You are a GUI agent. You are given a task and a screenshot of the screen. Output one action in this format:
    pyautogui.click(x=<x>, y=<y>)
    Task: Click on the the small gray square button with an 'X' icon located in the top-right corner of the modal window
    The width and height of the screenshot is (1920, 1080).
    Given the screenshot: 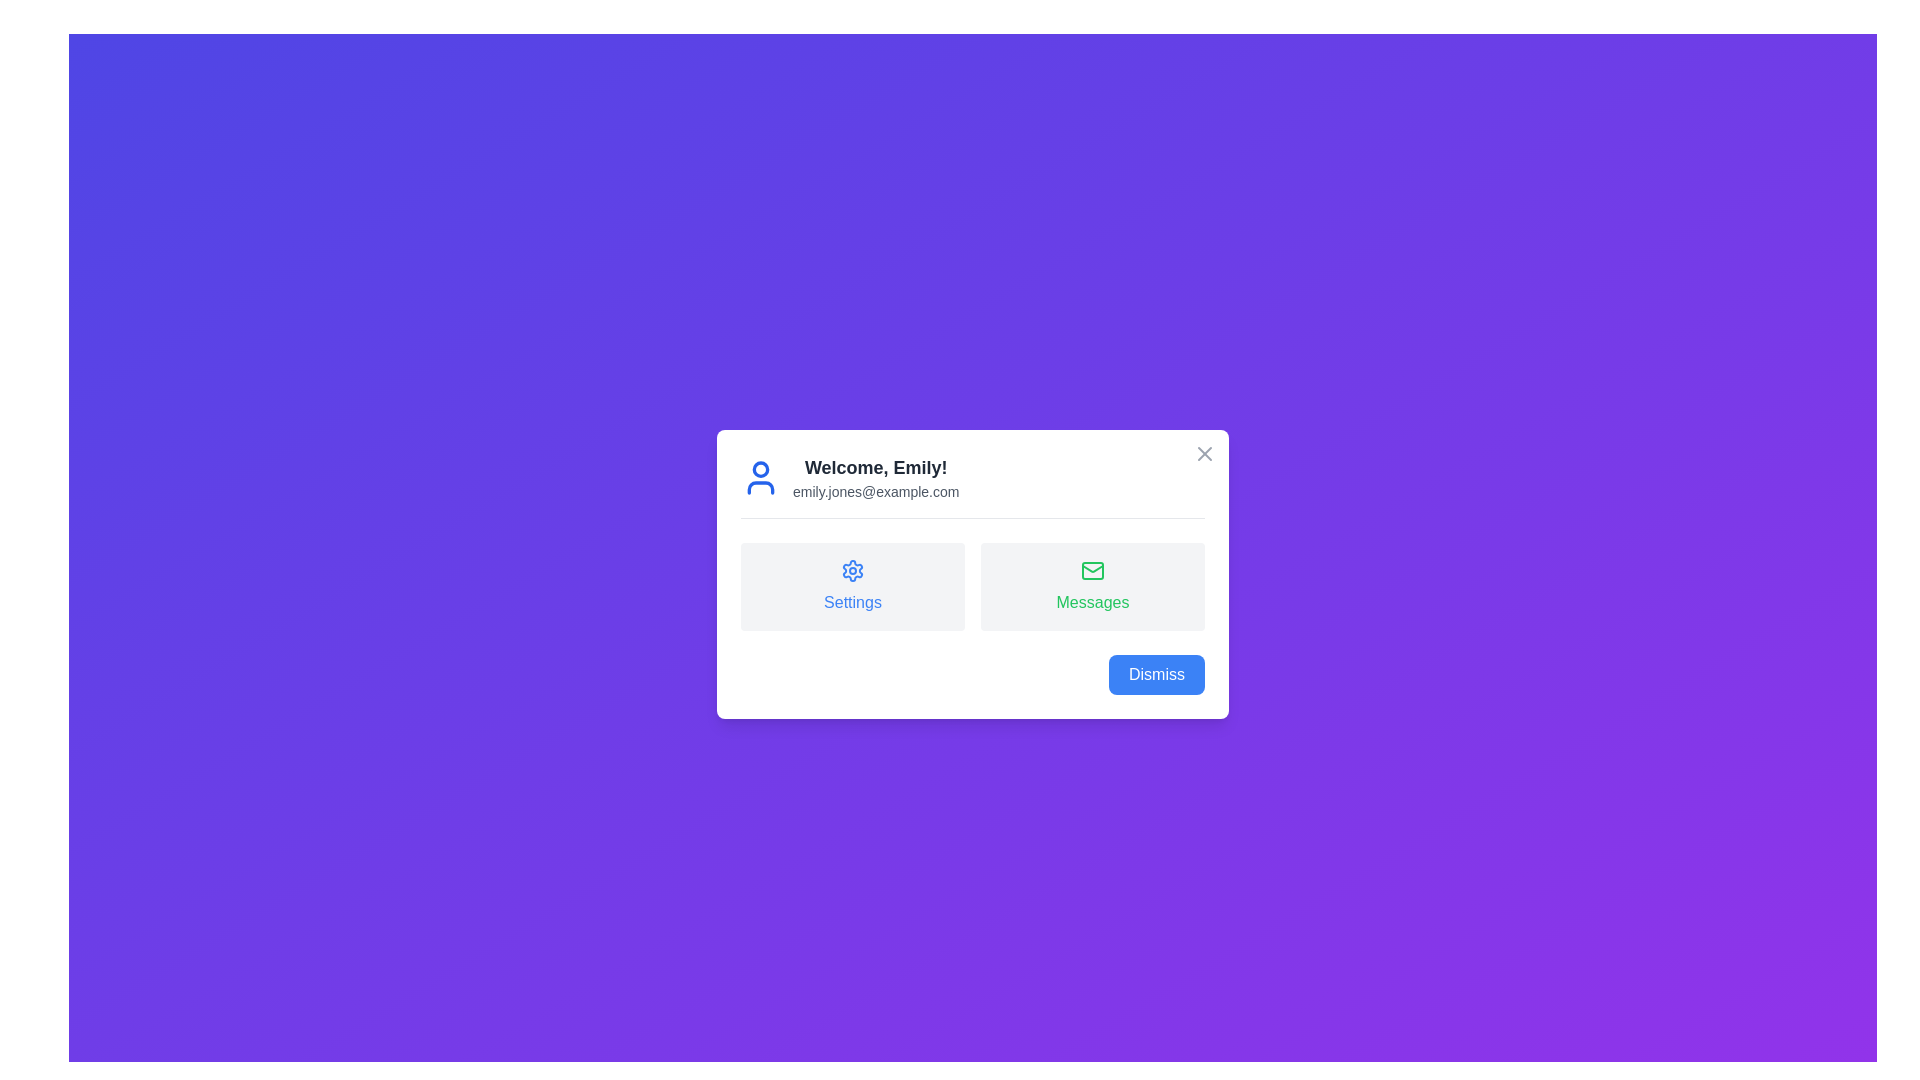 What is the action you would take?
    pyautogui.click(x=1203, y=453)
    